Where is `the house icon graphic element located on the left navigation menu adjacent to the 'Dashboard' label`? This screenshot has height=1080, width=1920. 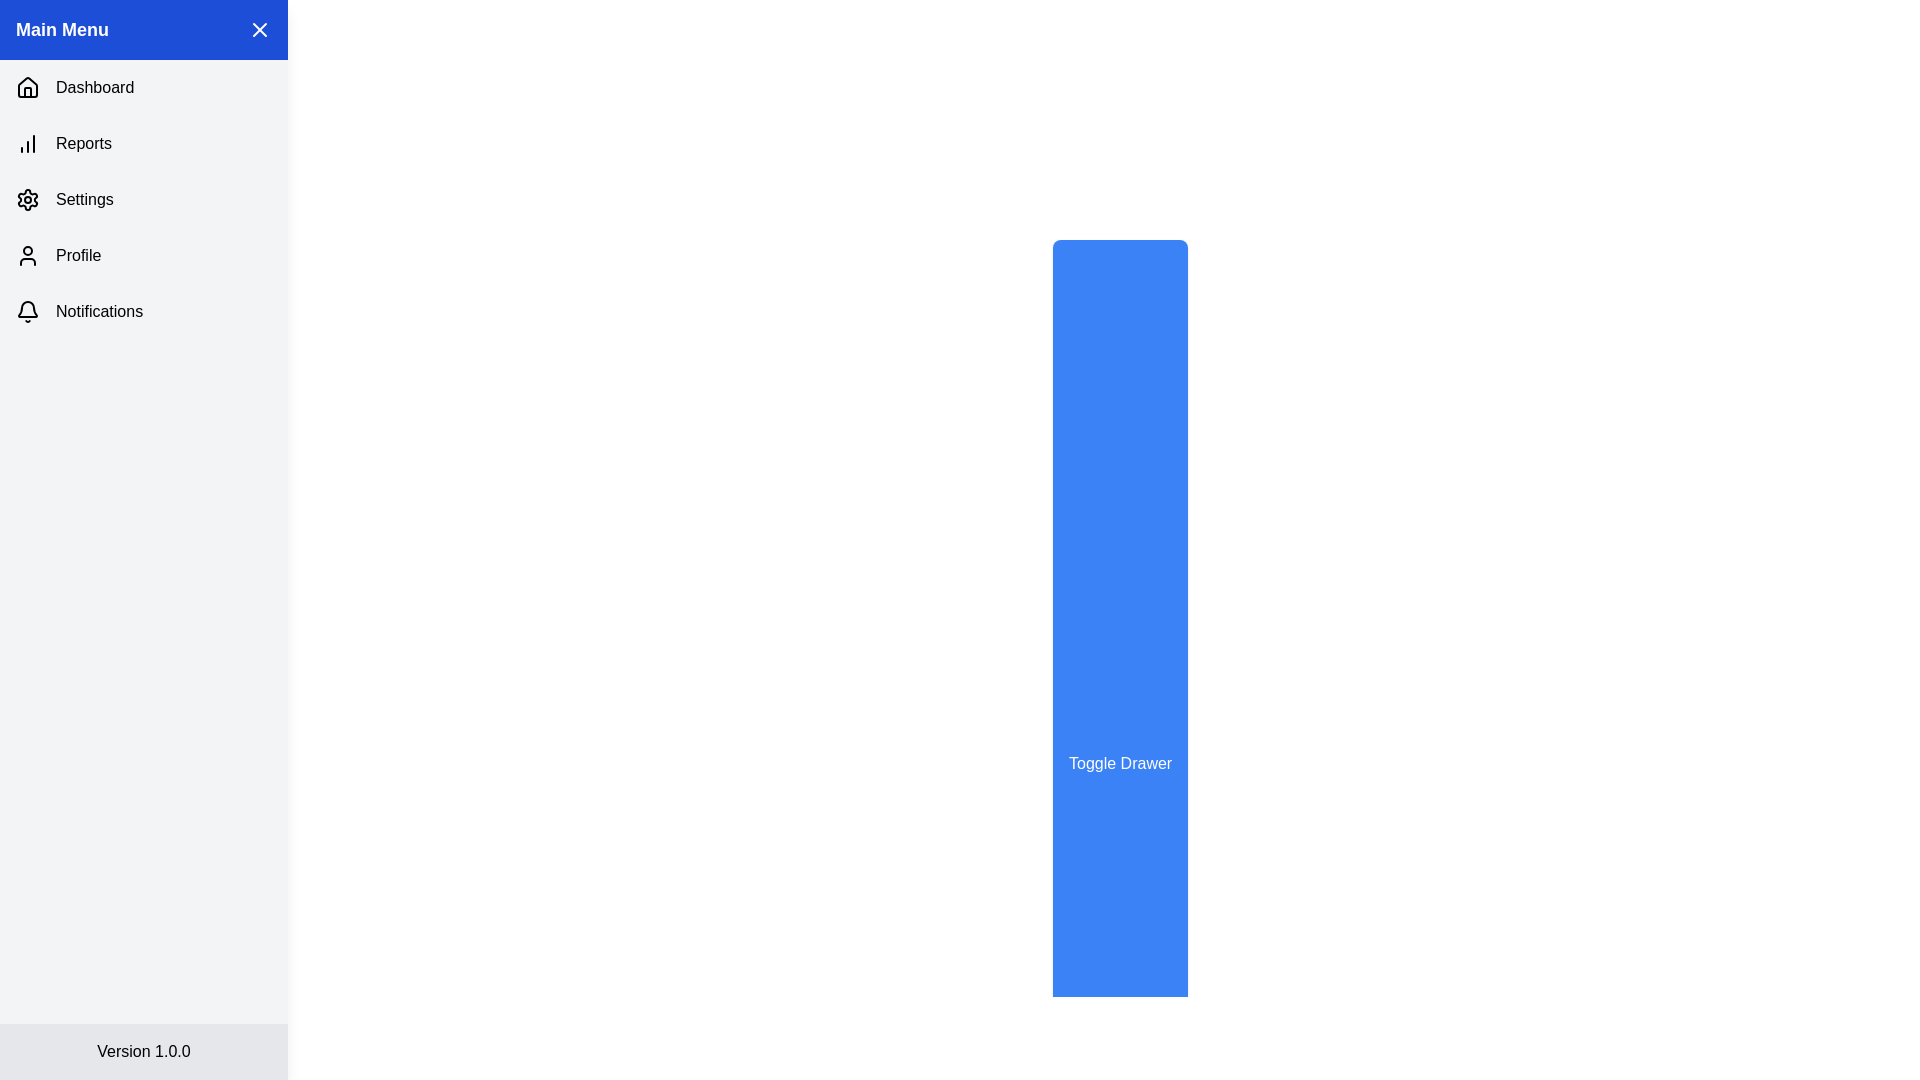
the house icon graphic element located on the left navigation menu adjacent to the 'Dashboard' label is located at coordinates (28, 92).